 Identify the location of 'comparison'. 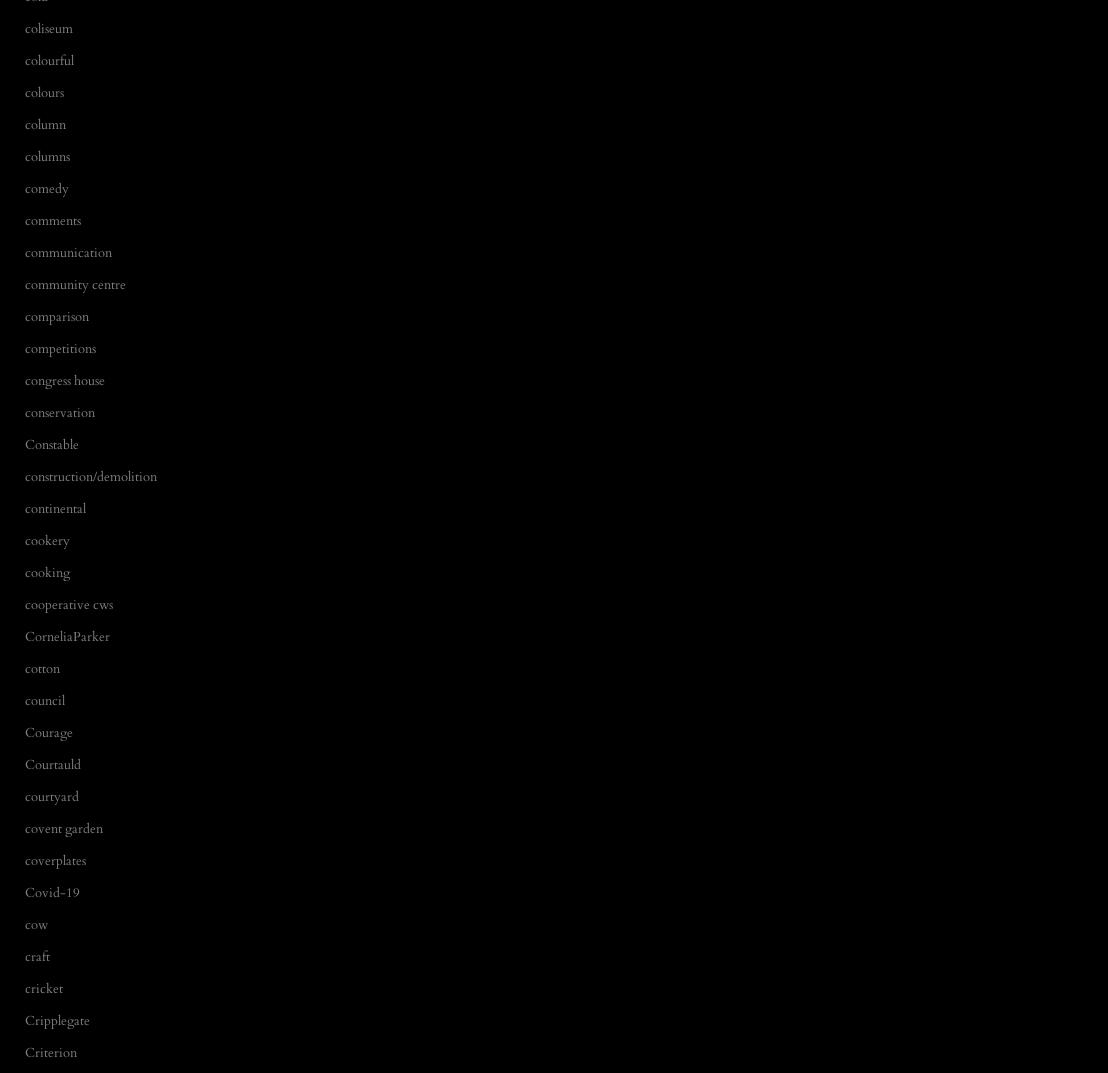
(55, 315).